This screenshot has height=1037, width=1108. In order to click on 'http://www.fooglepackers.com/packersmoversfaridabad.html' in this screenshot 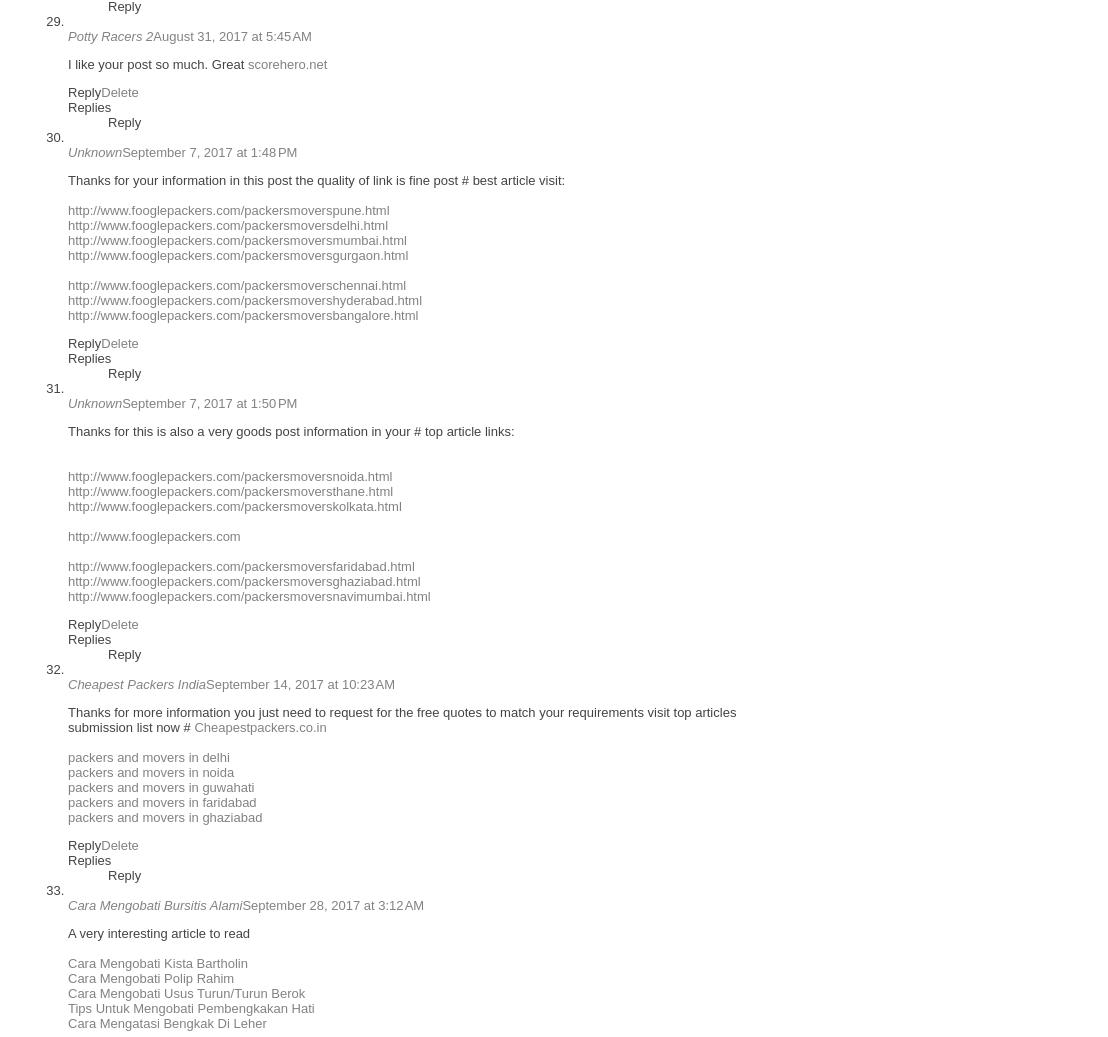, I will do `click(239, 566)`.